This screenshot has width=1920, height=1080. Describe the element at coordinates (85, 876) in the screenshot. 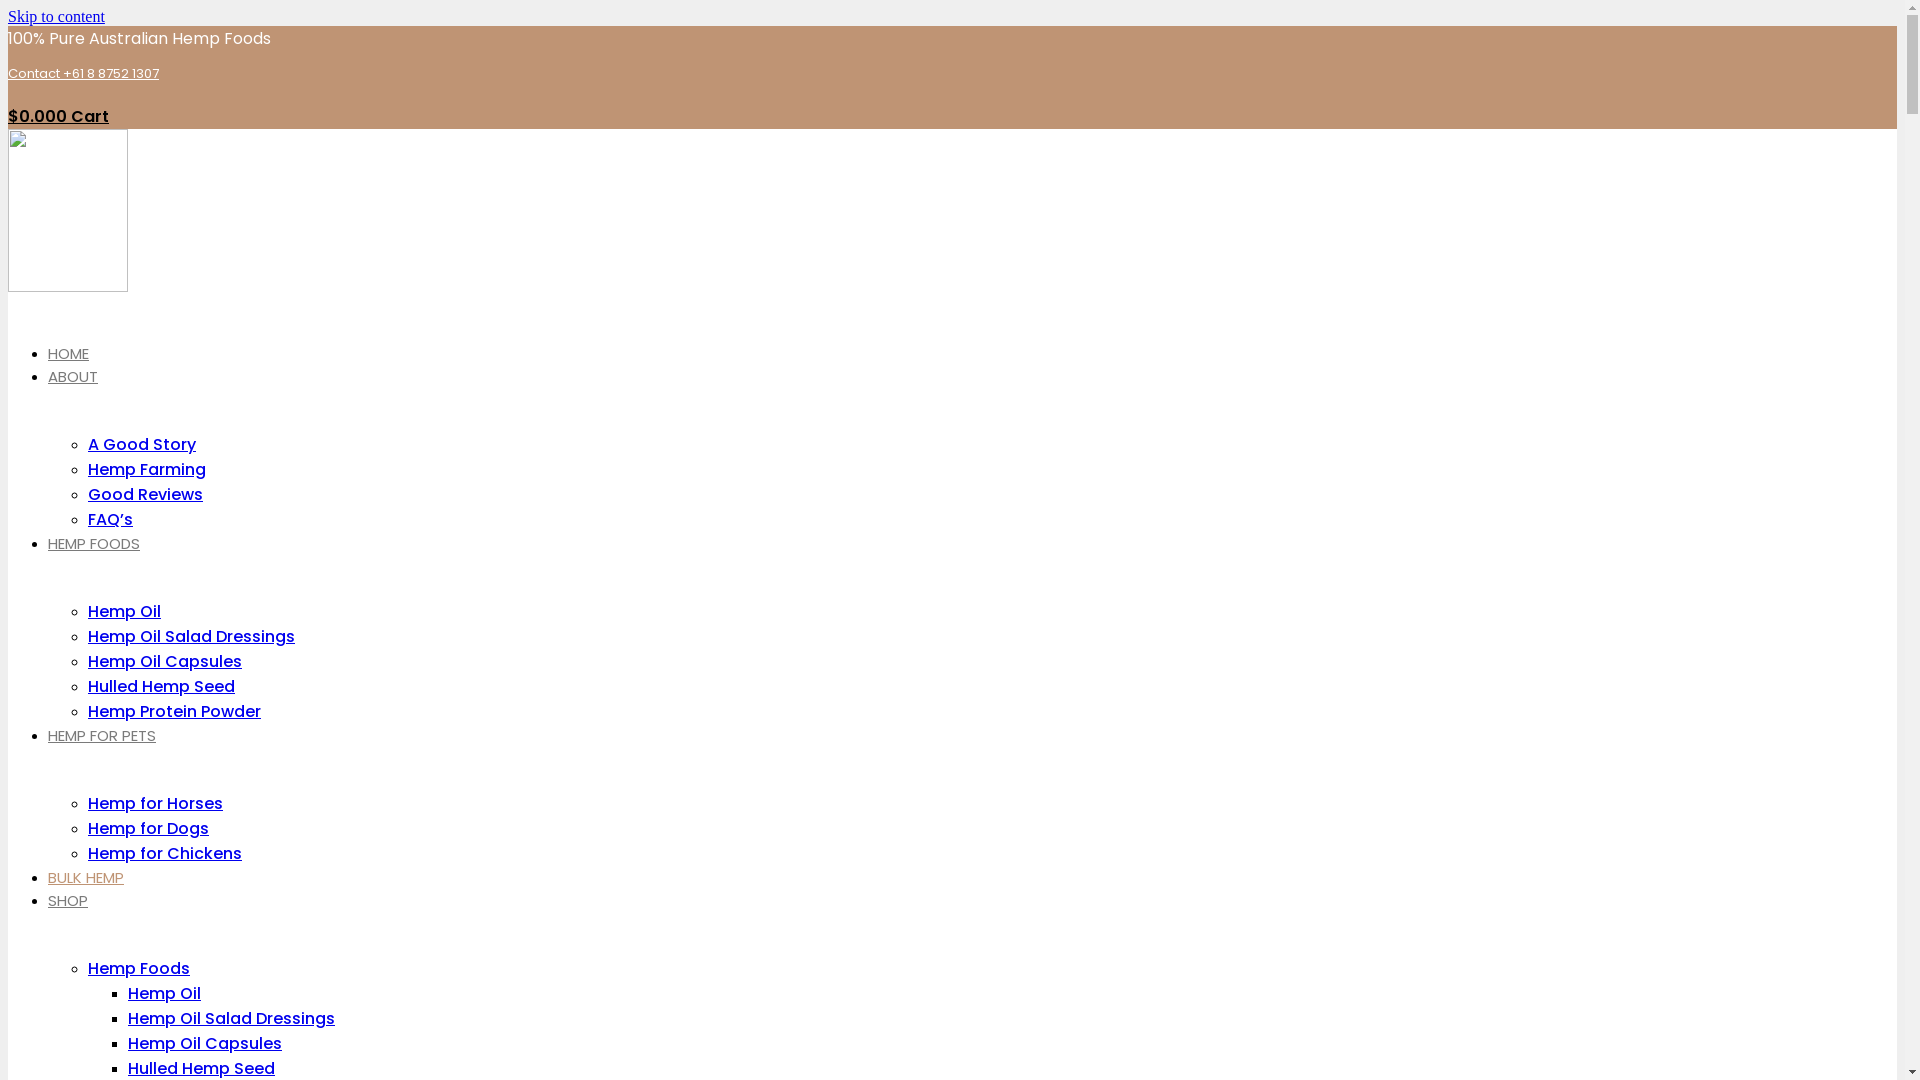

I see `'BULK HEMP'` at that location.